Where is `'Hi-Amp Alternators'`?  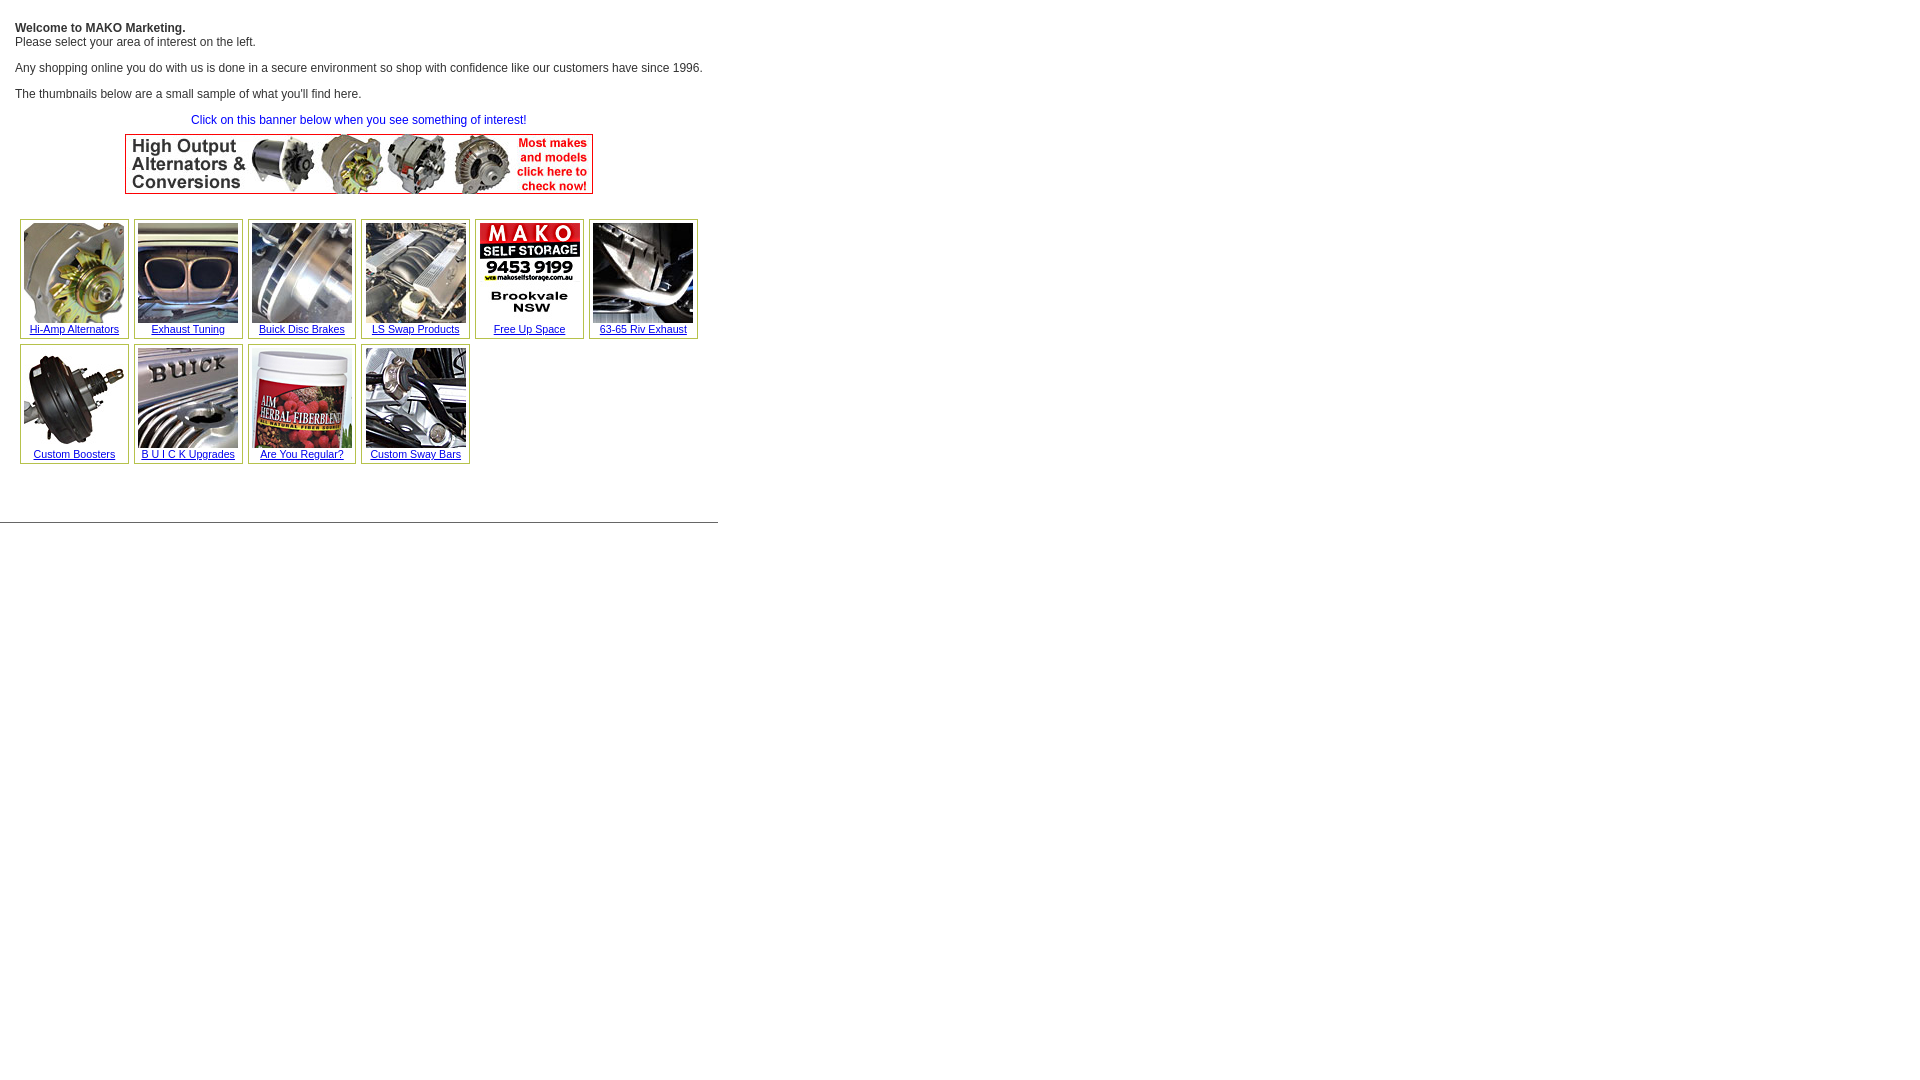
'Hi-Amp Alternators' is located at coordinates (24, 323).